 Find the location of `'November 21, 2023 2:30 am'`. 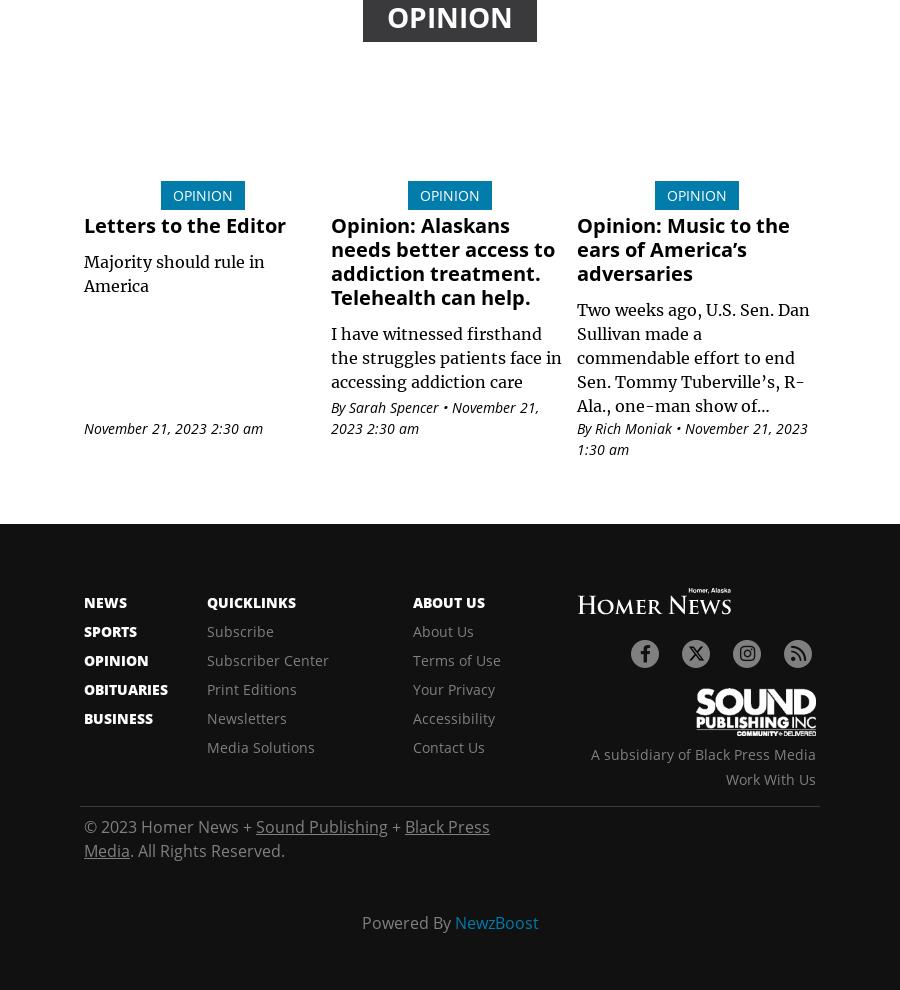

'November 21, 2023 2:30 am' is located at coordinates (173, 427).